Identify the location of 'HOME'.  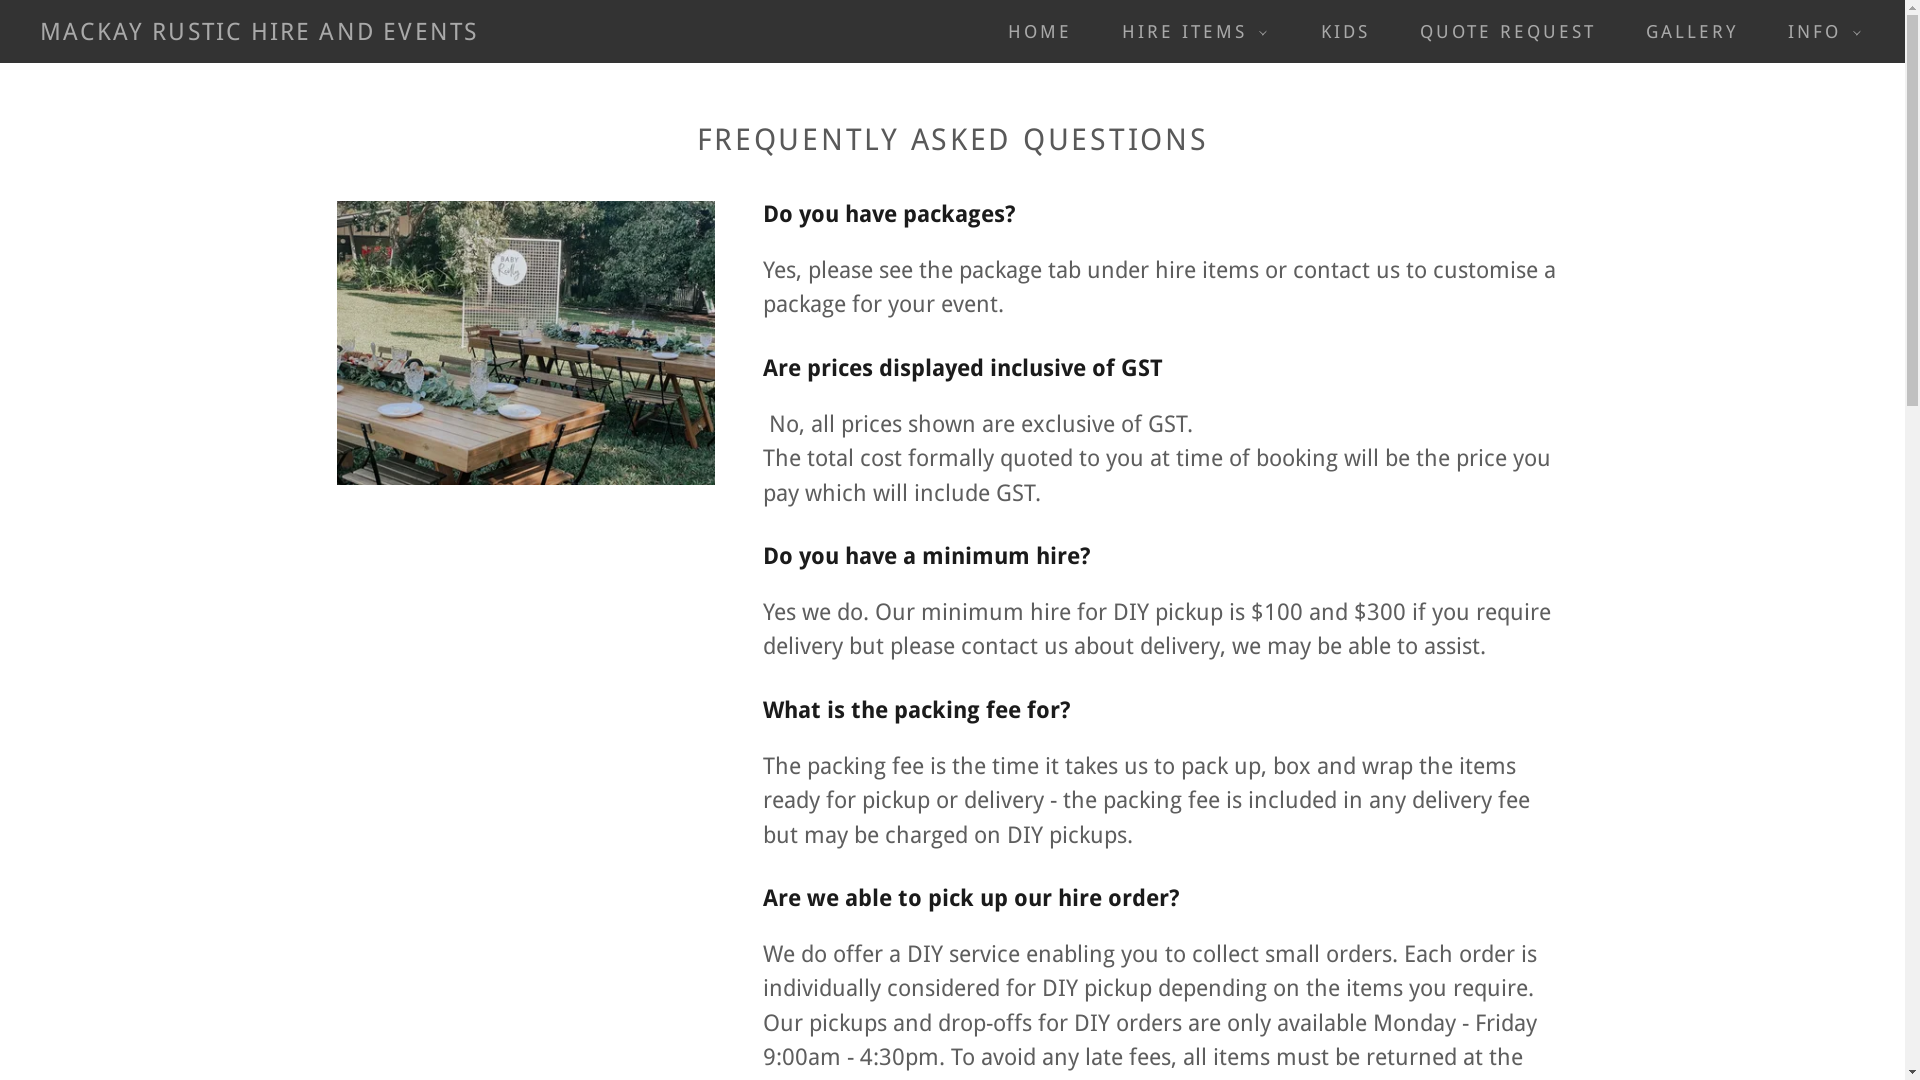
(1031, 31).